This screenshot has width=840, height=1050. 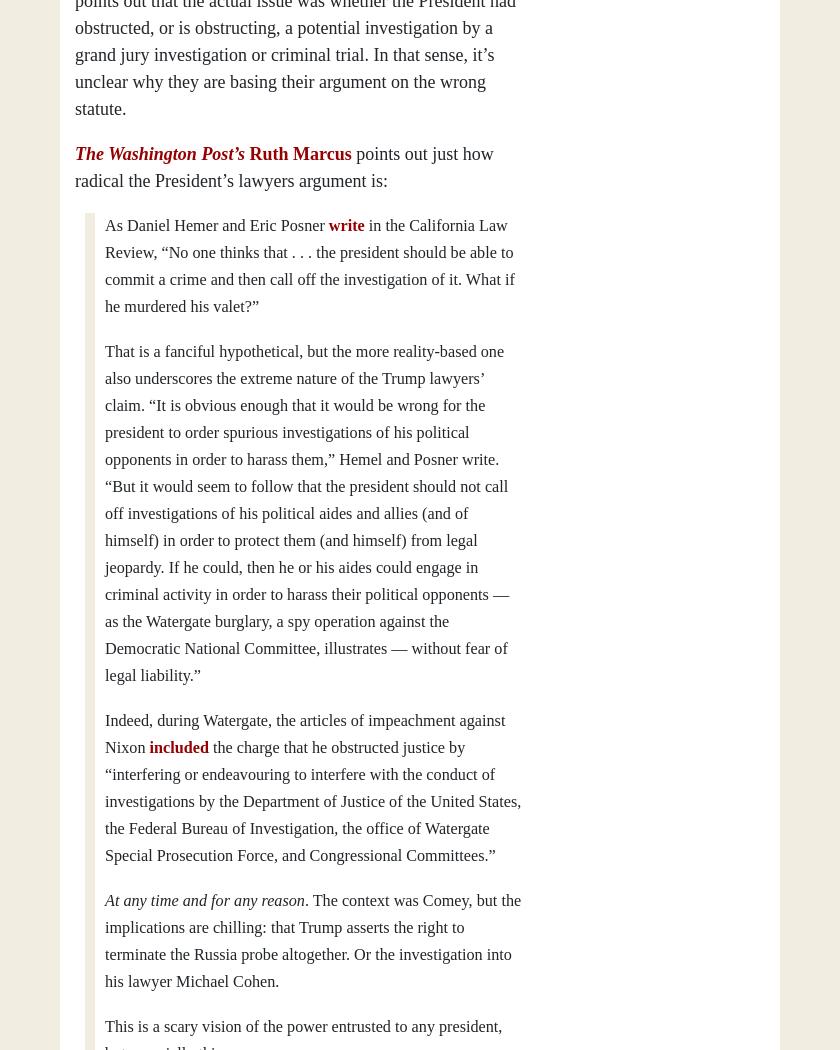 What do you see at coordinates (299, 154) in the screenshot?
I see `'Ruth Marcus'` at bounding box center [299, 154].